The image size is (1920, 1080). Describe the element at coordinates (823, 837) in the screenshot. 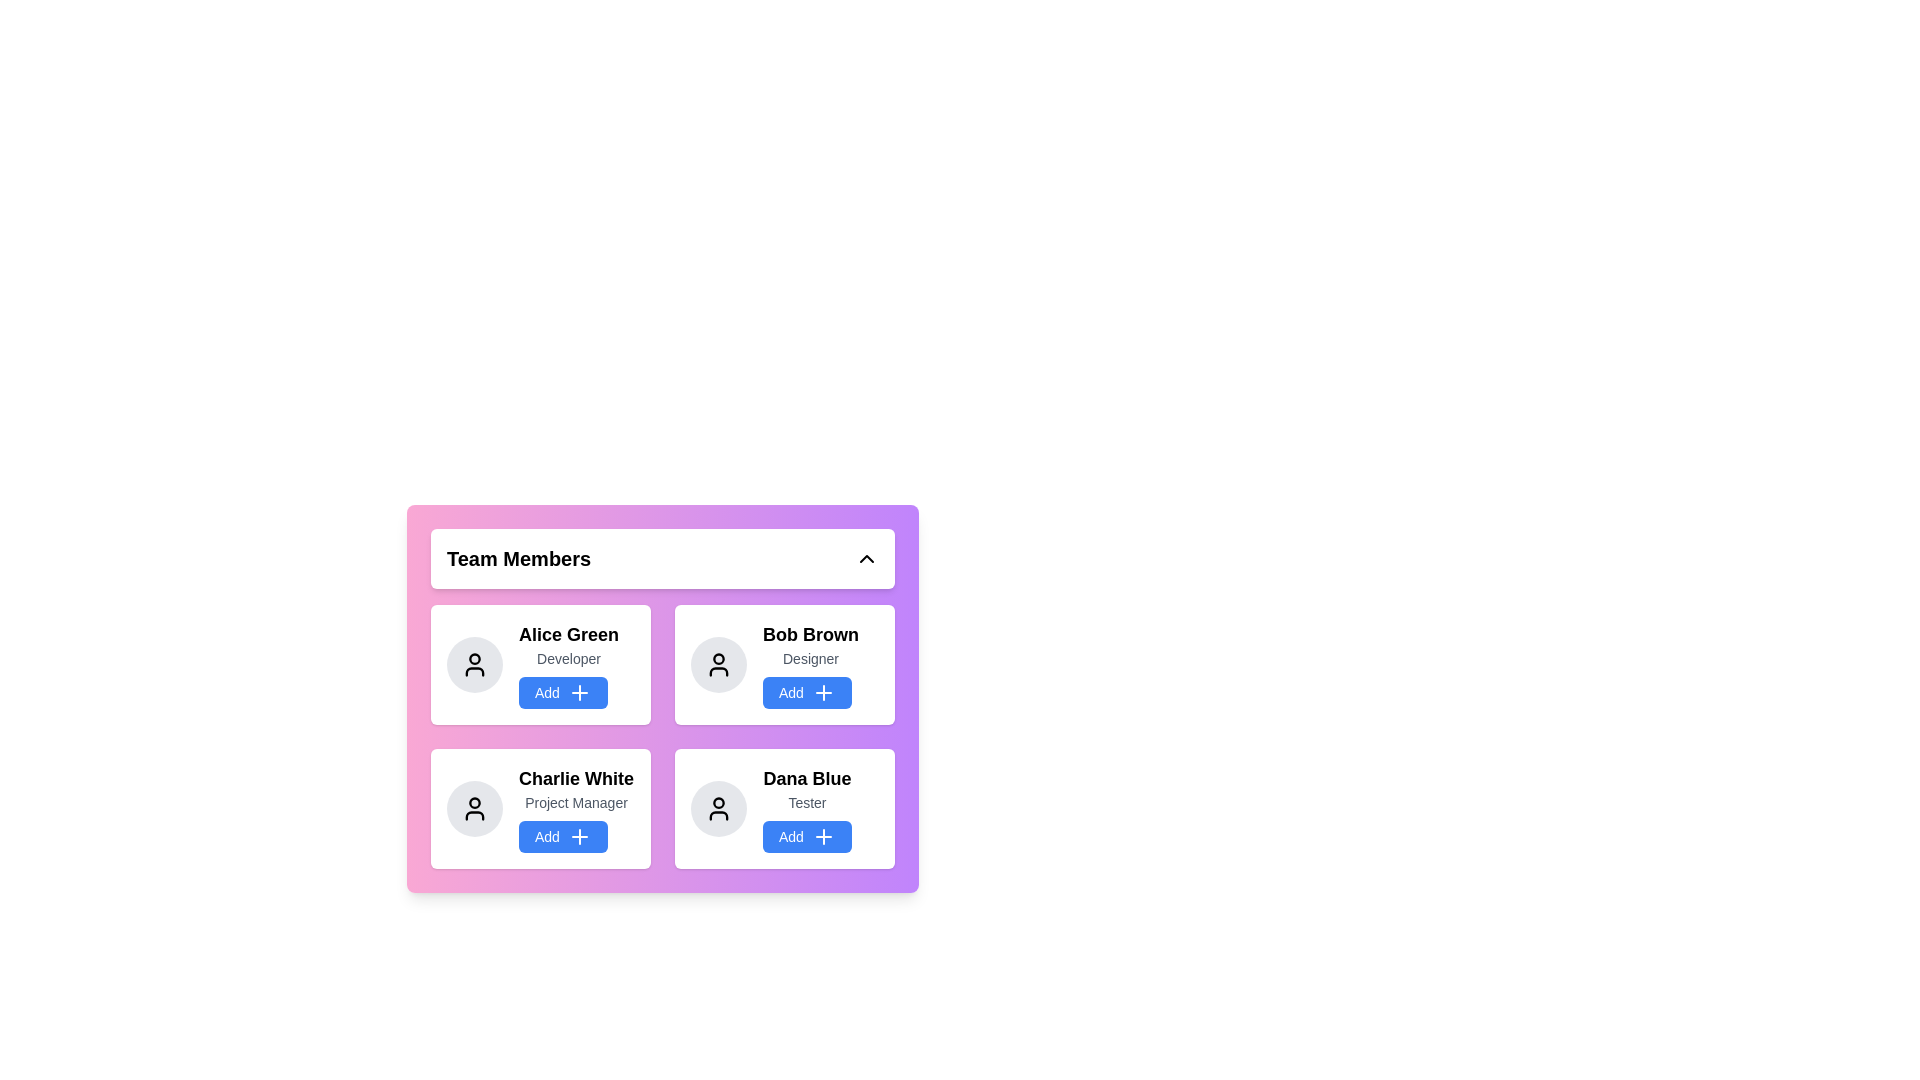

I see `the plus icon located at the bottom-right corner of the card for 'Dana Blue'` at that location.